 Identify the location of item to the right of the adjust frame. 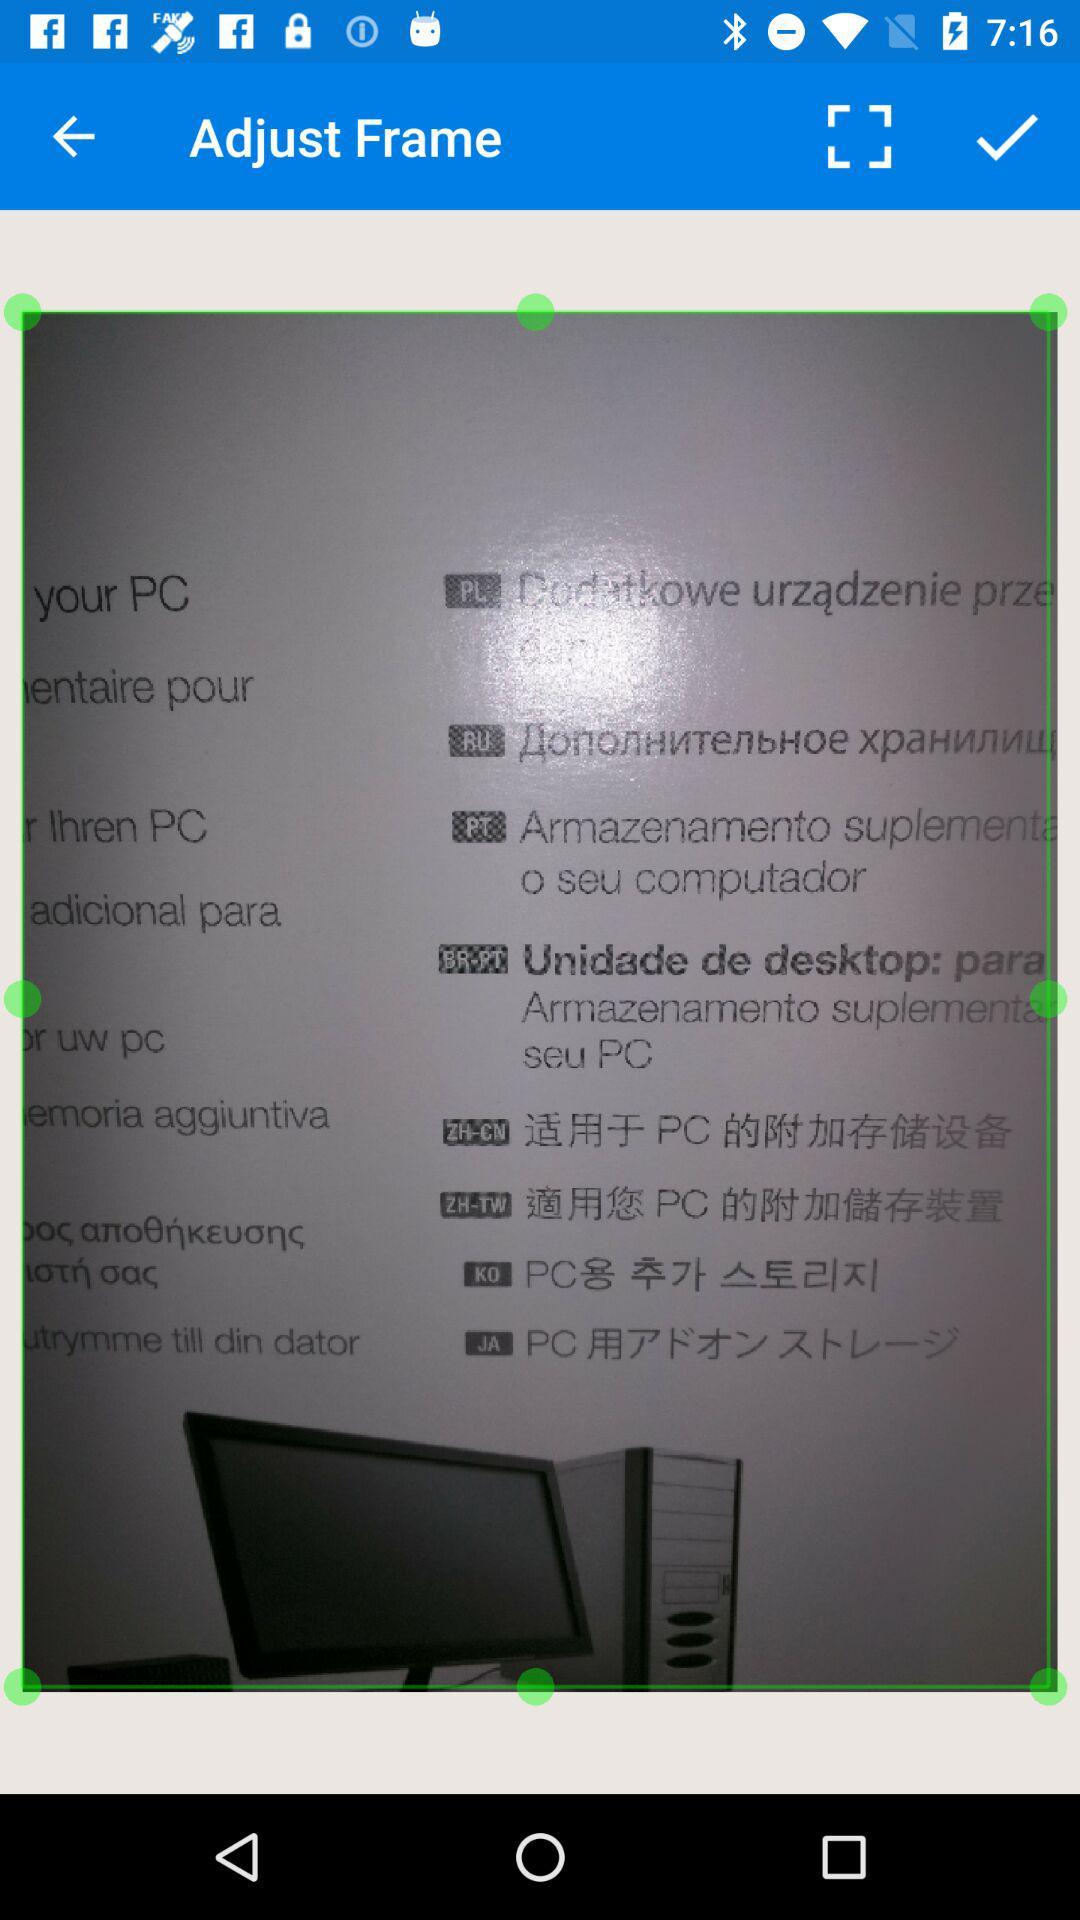
(858, 135).